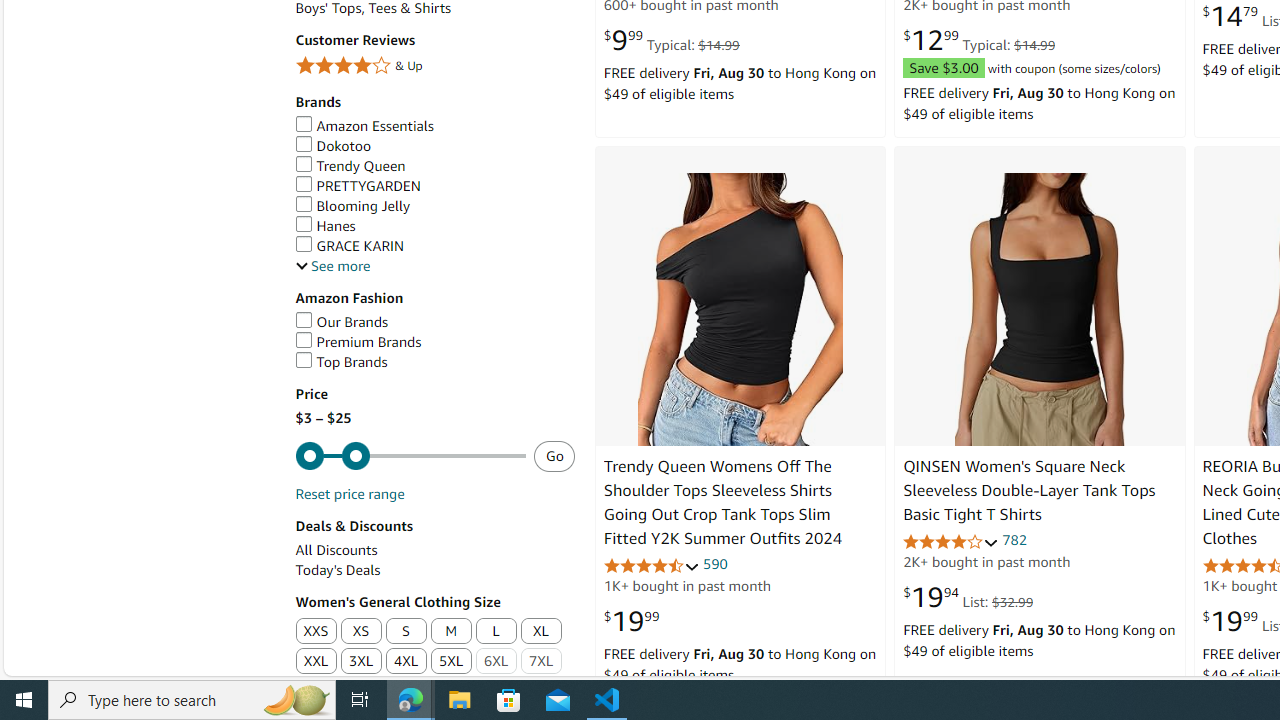 The height and width of the screenshot is (720, 1280). Describe the element at coordinates (542, 662) in the screenshot. I see `'7XL'` at that location.